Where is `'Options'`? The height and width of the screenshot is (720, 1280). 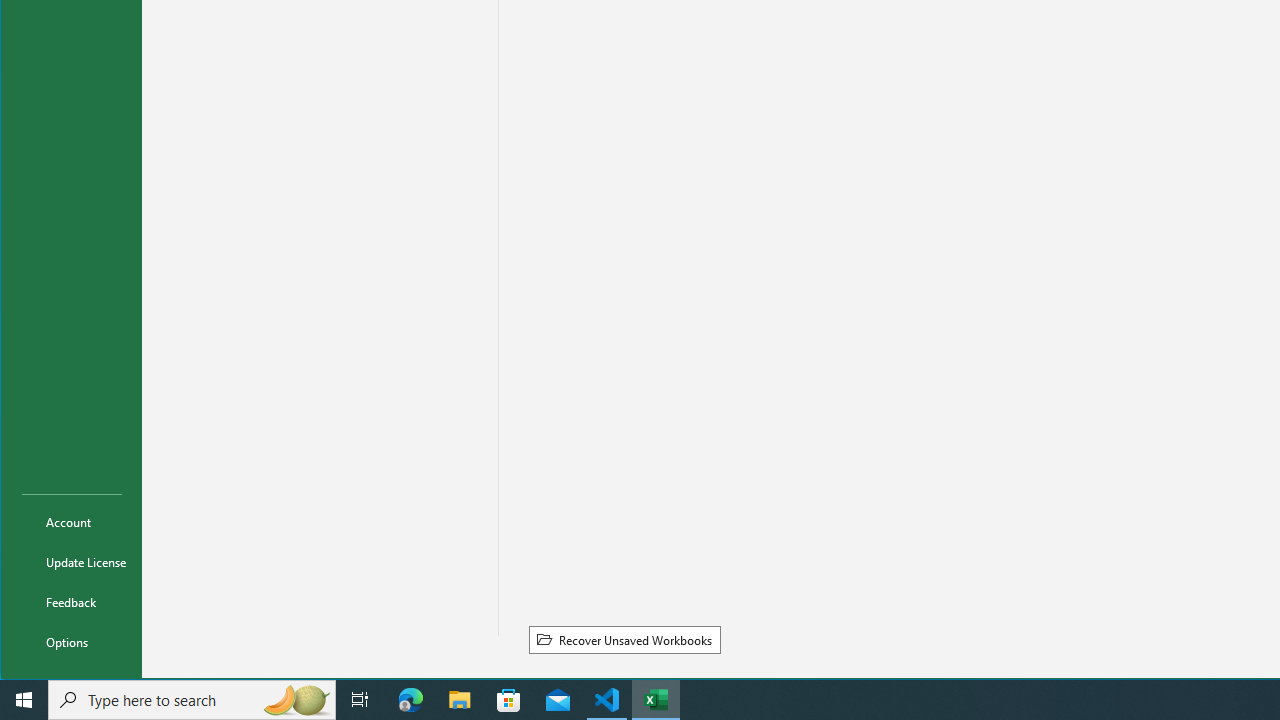 'Options' is located at coordinates (72, 641).